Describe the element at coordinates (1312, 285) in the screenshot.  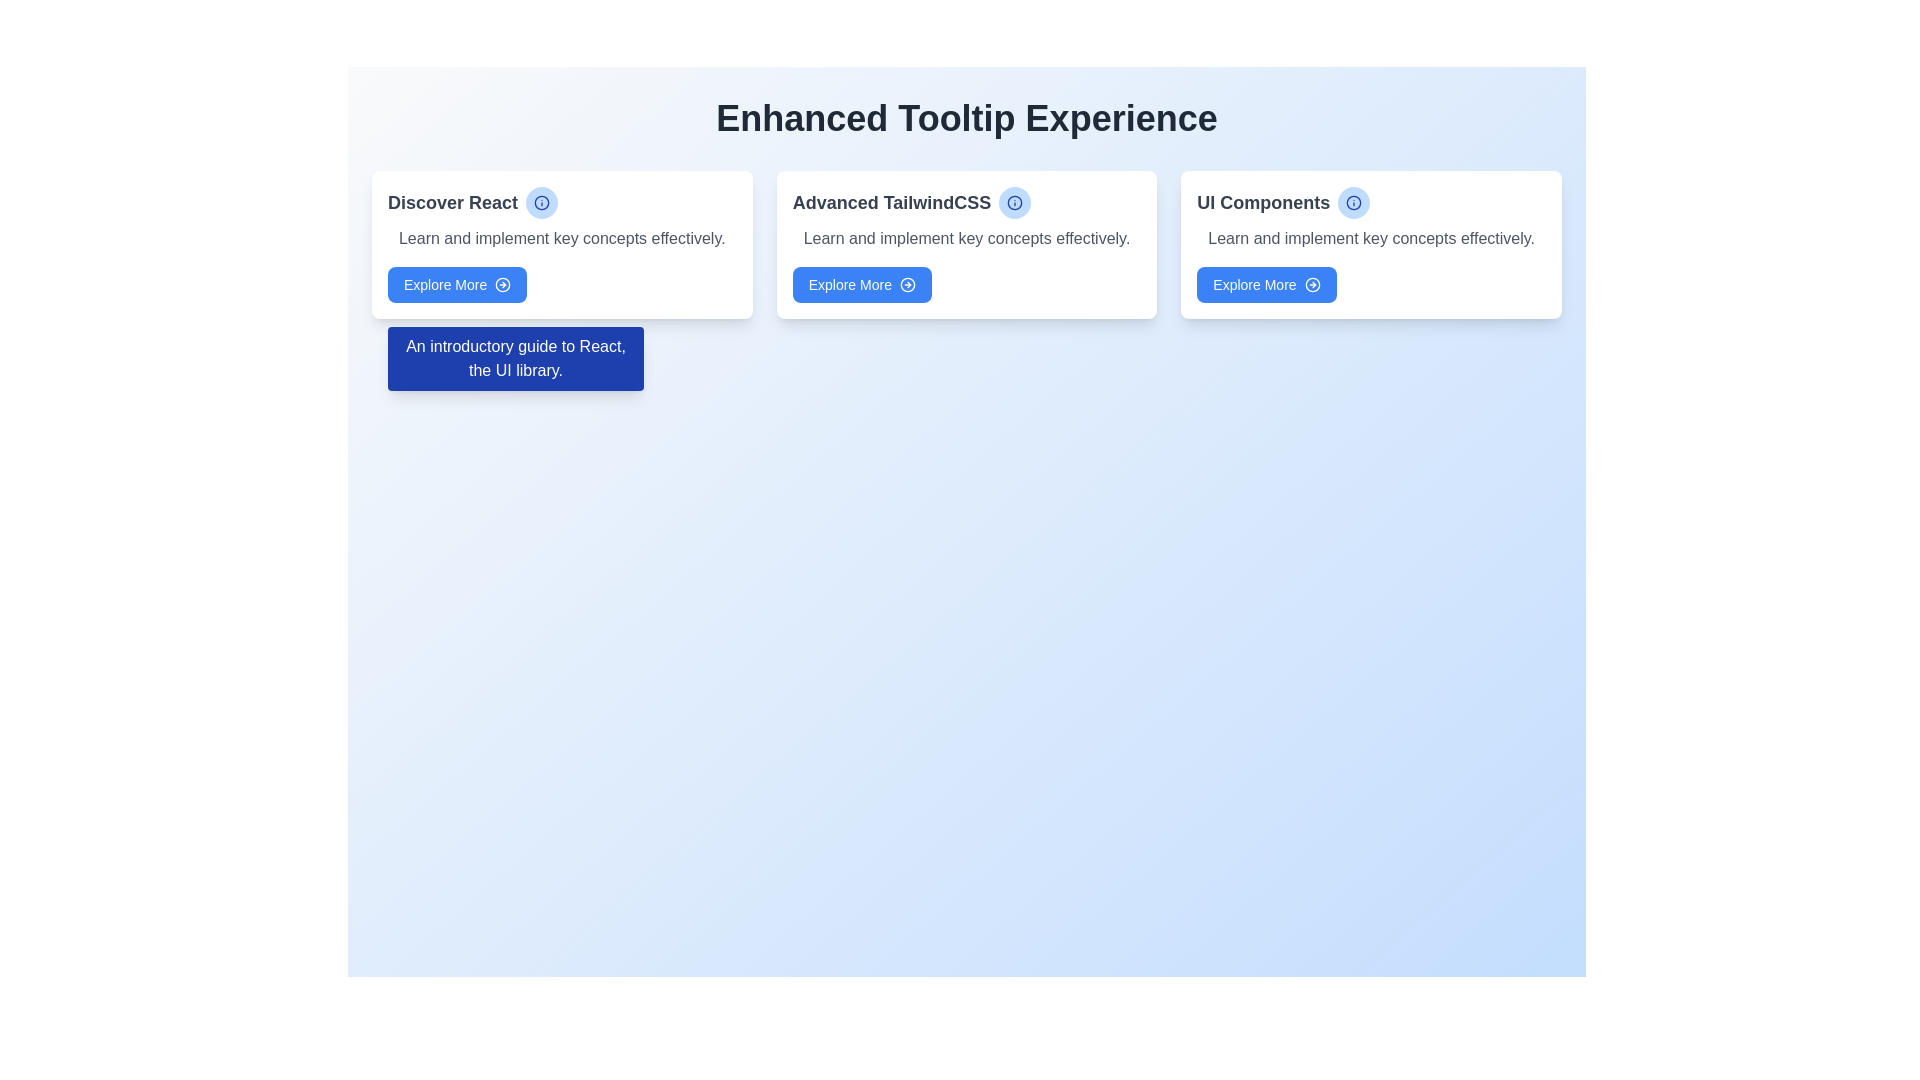
I see `the circular icon component at the right end of the 'Explore More' button in the 'UI Components' section to reinforce the action to proceed or navigate further` at that location.